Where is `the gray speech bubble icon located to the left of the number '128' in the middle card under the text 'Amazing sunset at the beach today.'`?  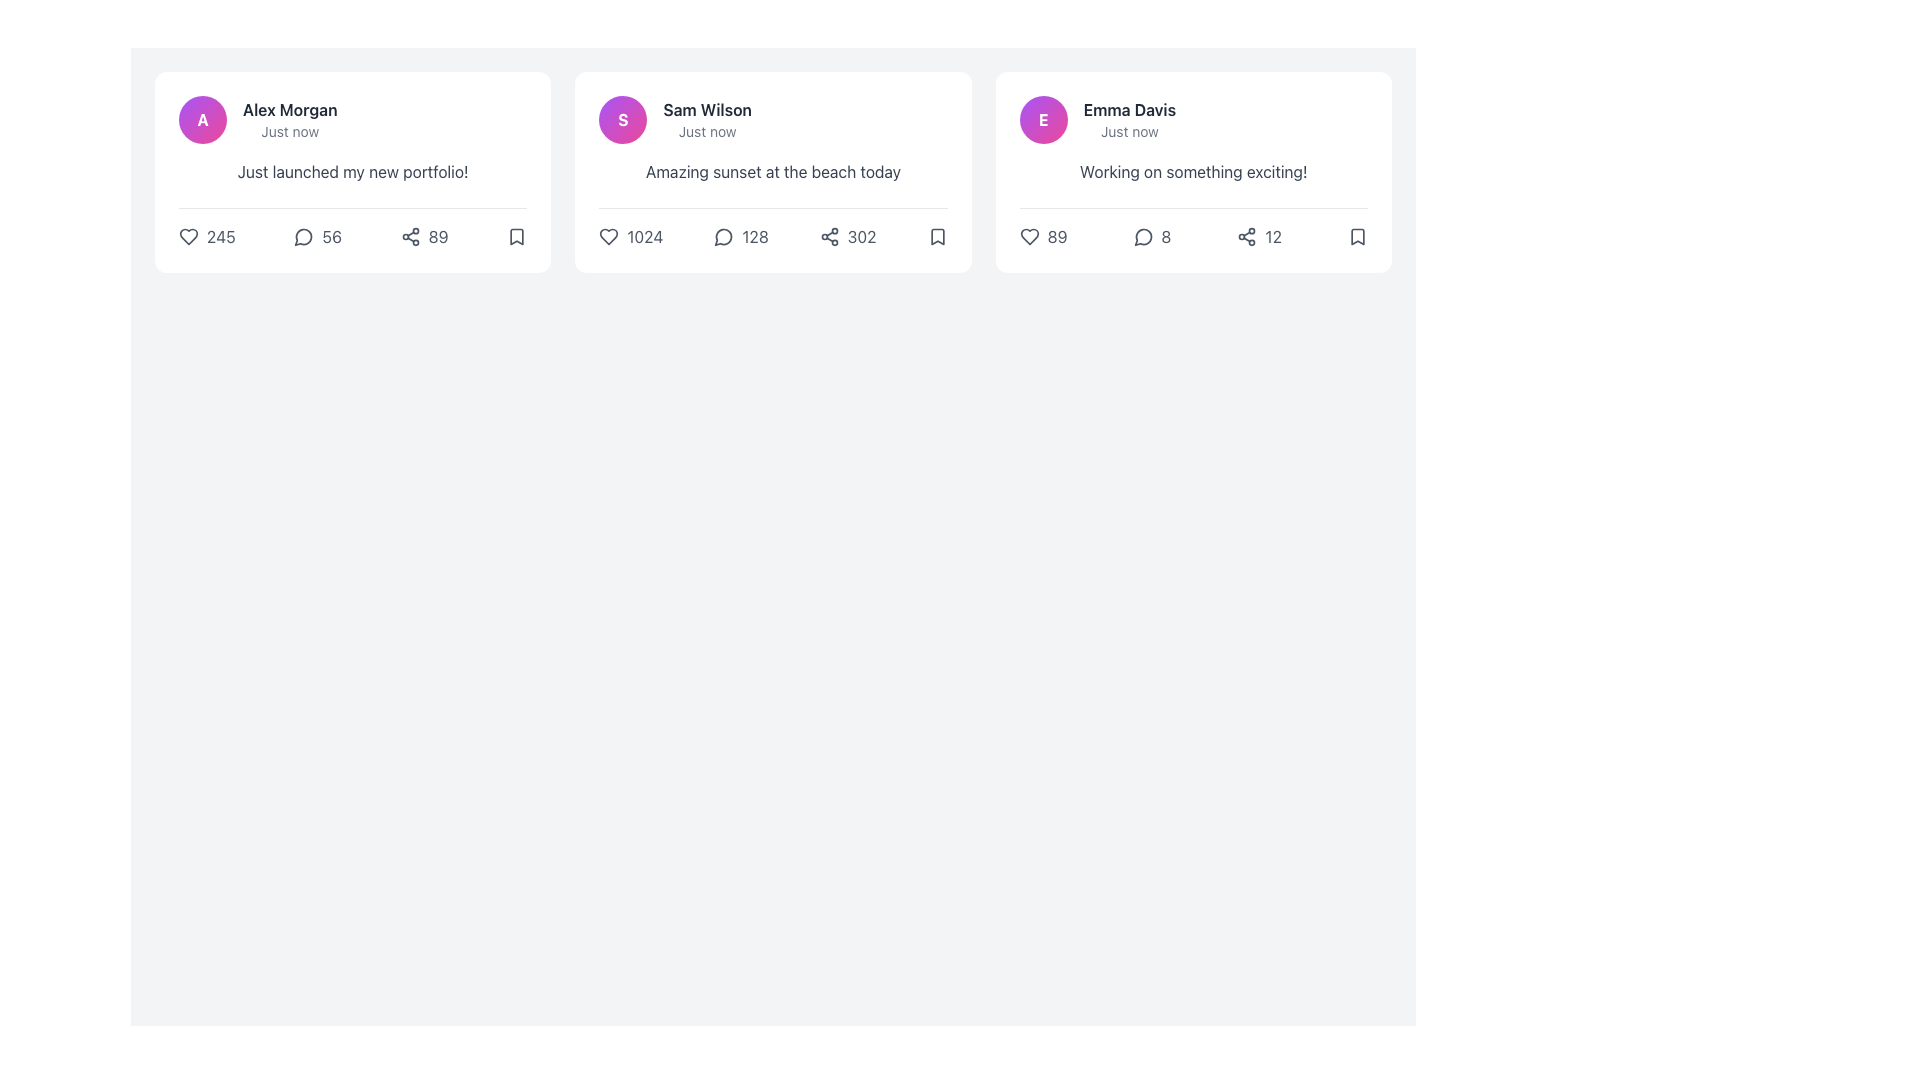 the gray speech bubble icon located to the left of the number '128' in the middle card under the text 'Amazing sunset at the beach today.' is located at coordinates (723, 235).